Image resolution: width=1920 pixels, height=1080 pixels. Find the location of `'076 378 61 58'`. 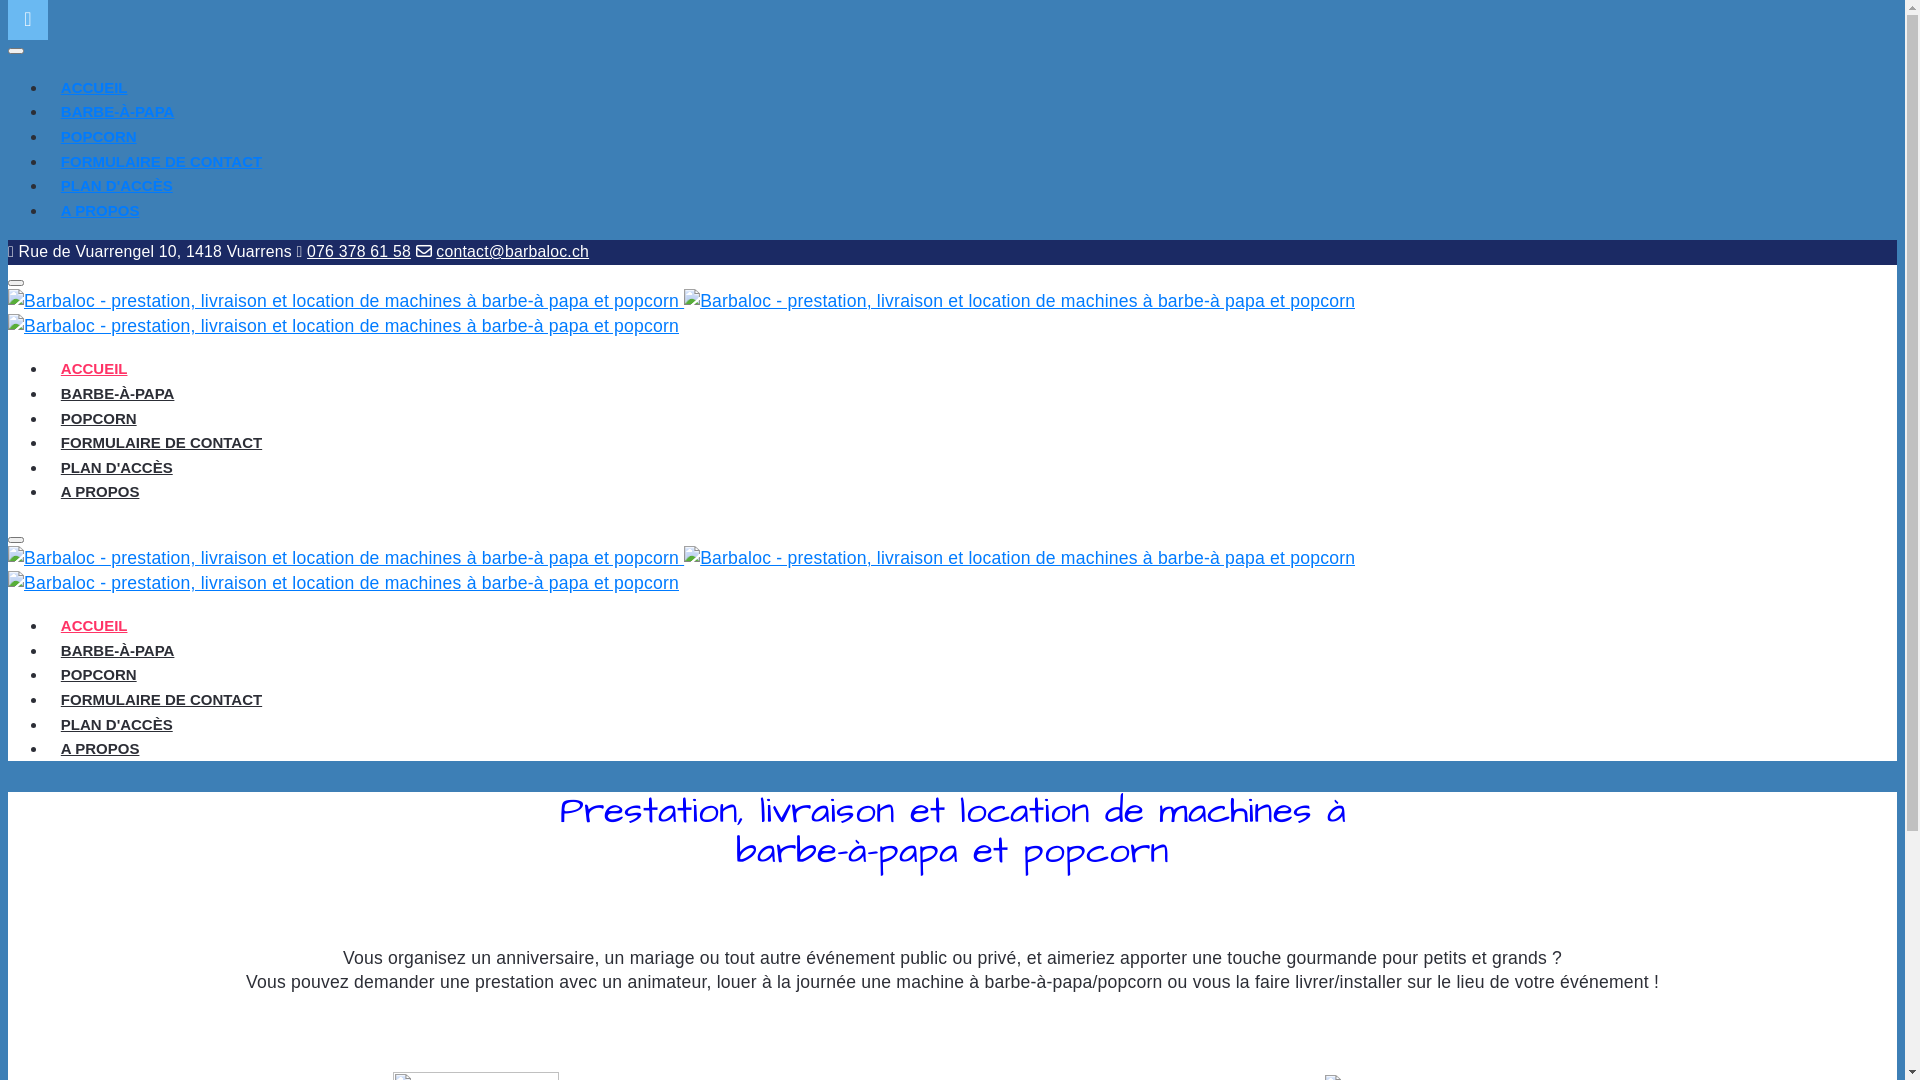

'076 378 61 58' is located at coordinates (359, 250).